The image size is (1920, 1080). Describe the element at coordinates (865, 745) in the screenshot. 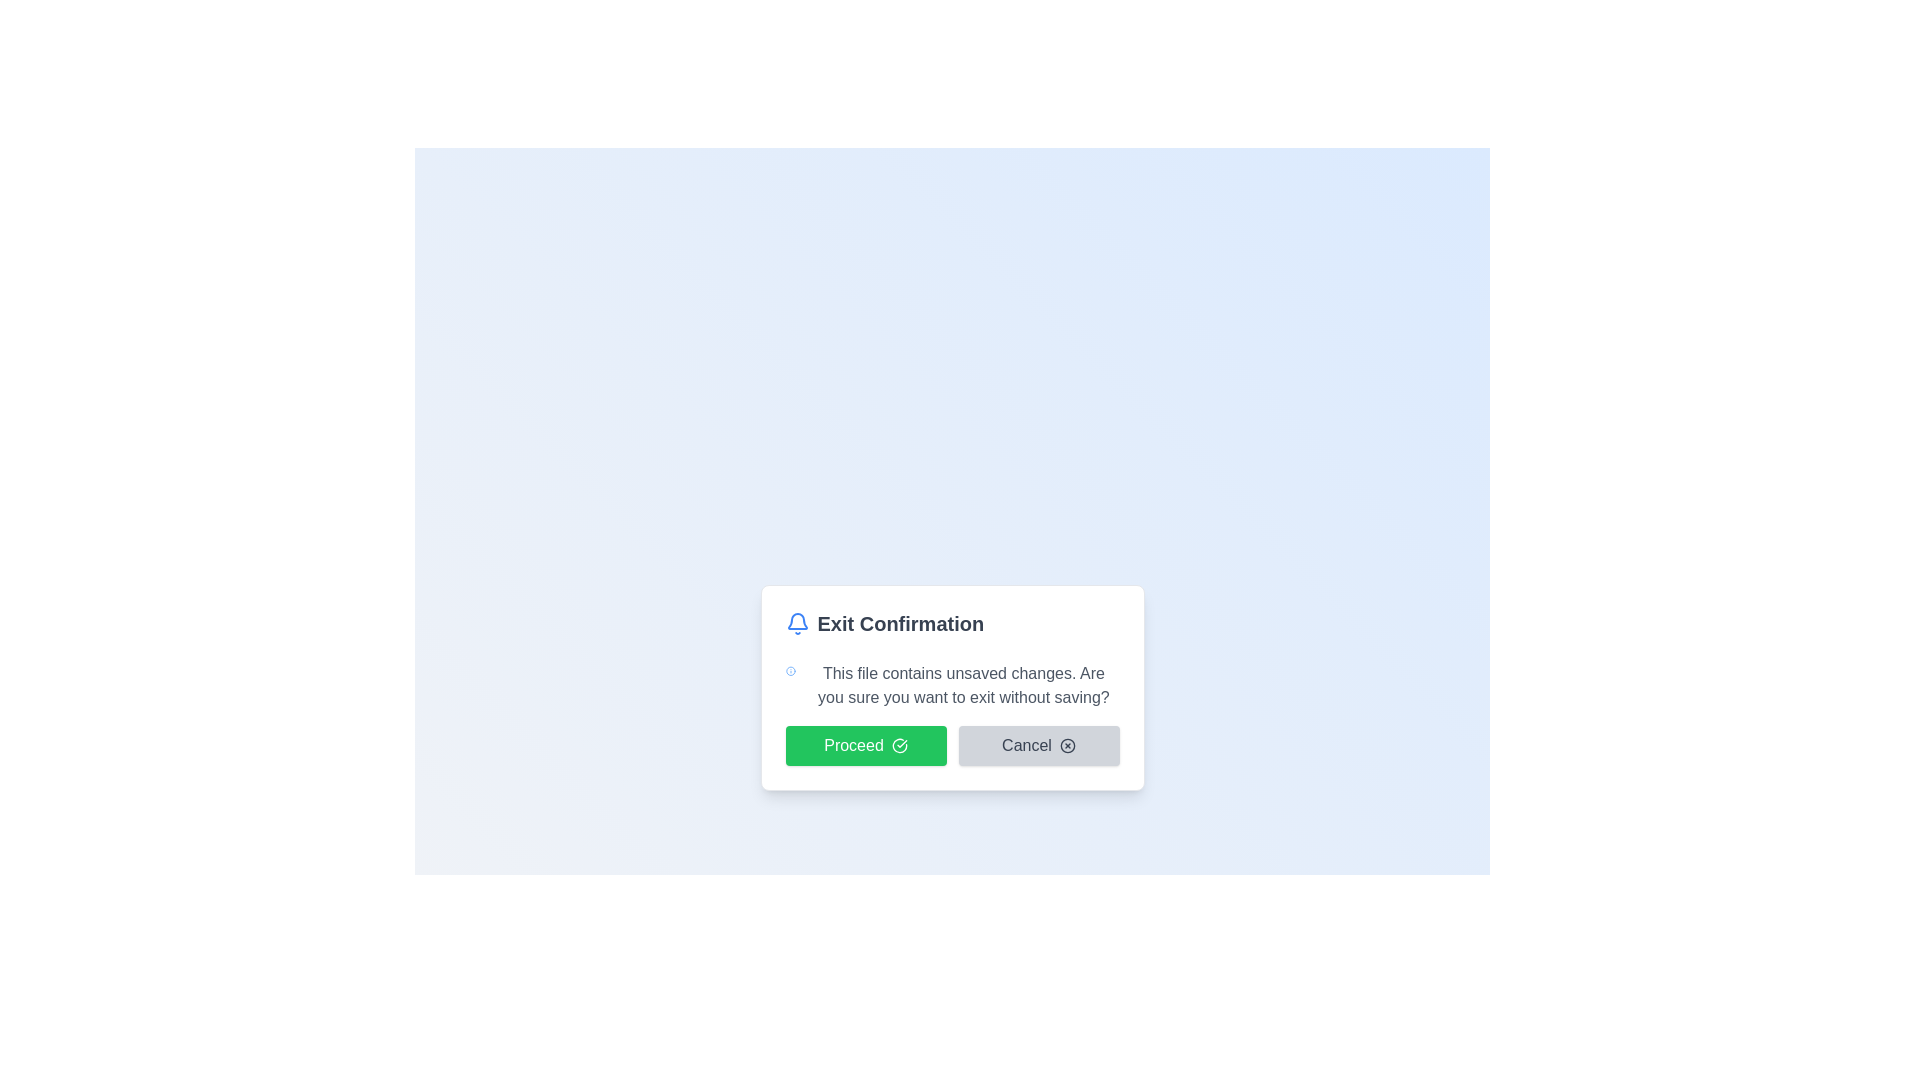

I see `the green 'Proceed' button located at the bottom center of the modal, which is the first button in a sequence of two buttons, to confirm the action` at that location.